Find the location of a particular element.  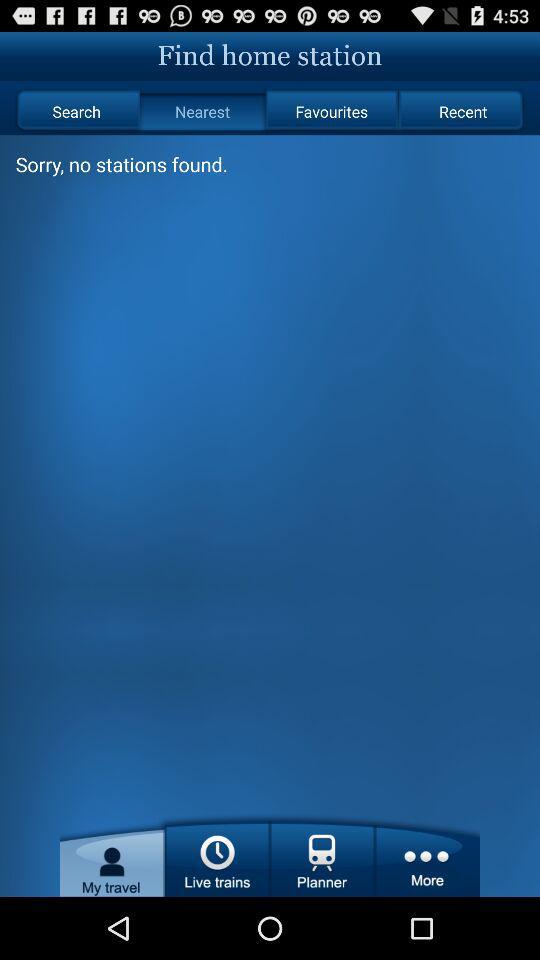

the icon below the sorry no stations is located at coordinates (216, 853).